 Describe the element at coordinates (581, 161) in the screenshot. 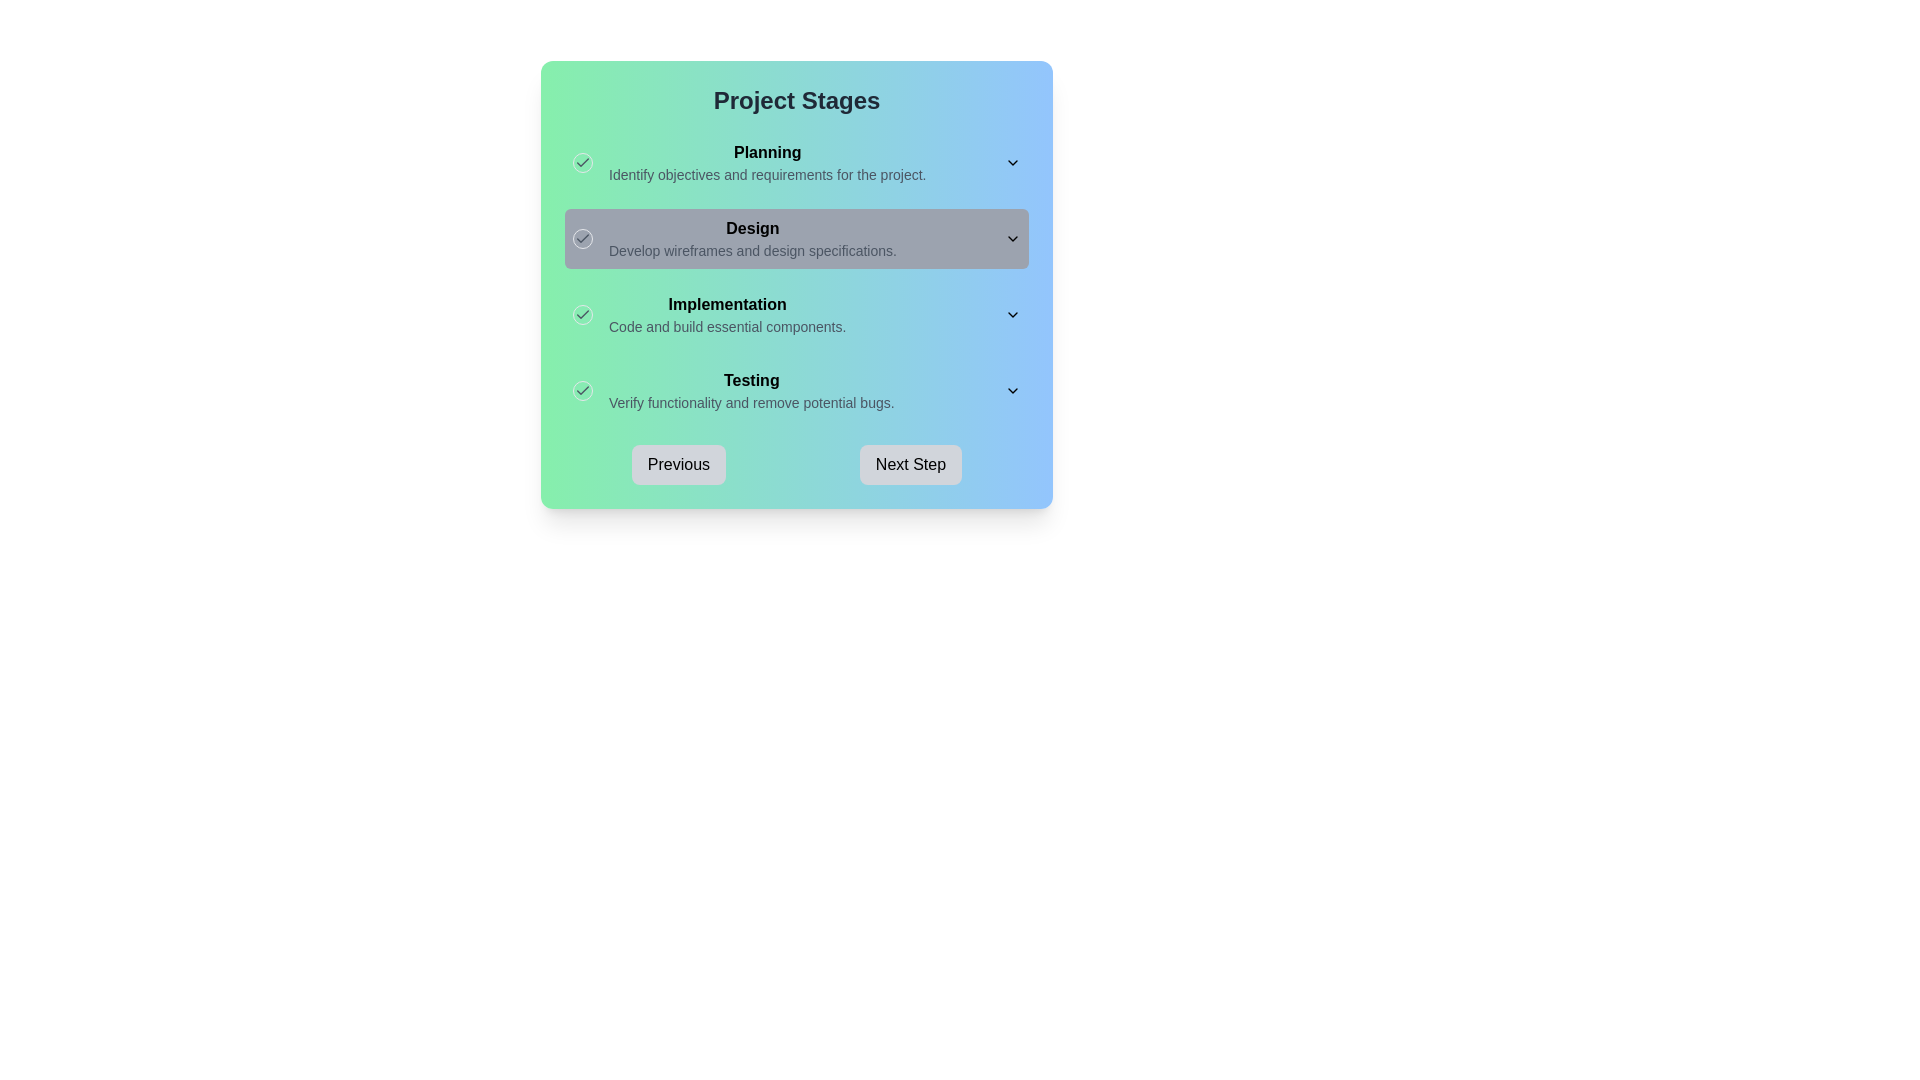

I see `the status indicator icon that shows the completion of the 'Planning' stage, located under the 'Project Stages' header` at that location.